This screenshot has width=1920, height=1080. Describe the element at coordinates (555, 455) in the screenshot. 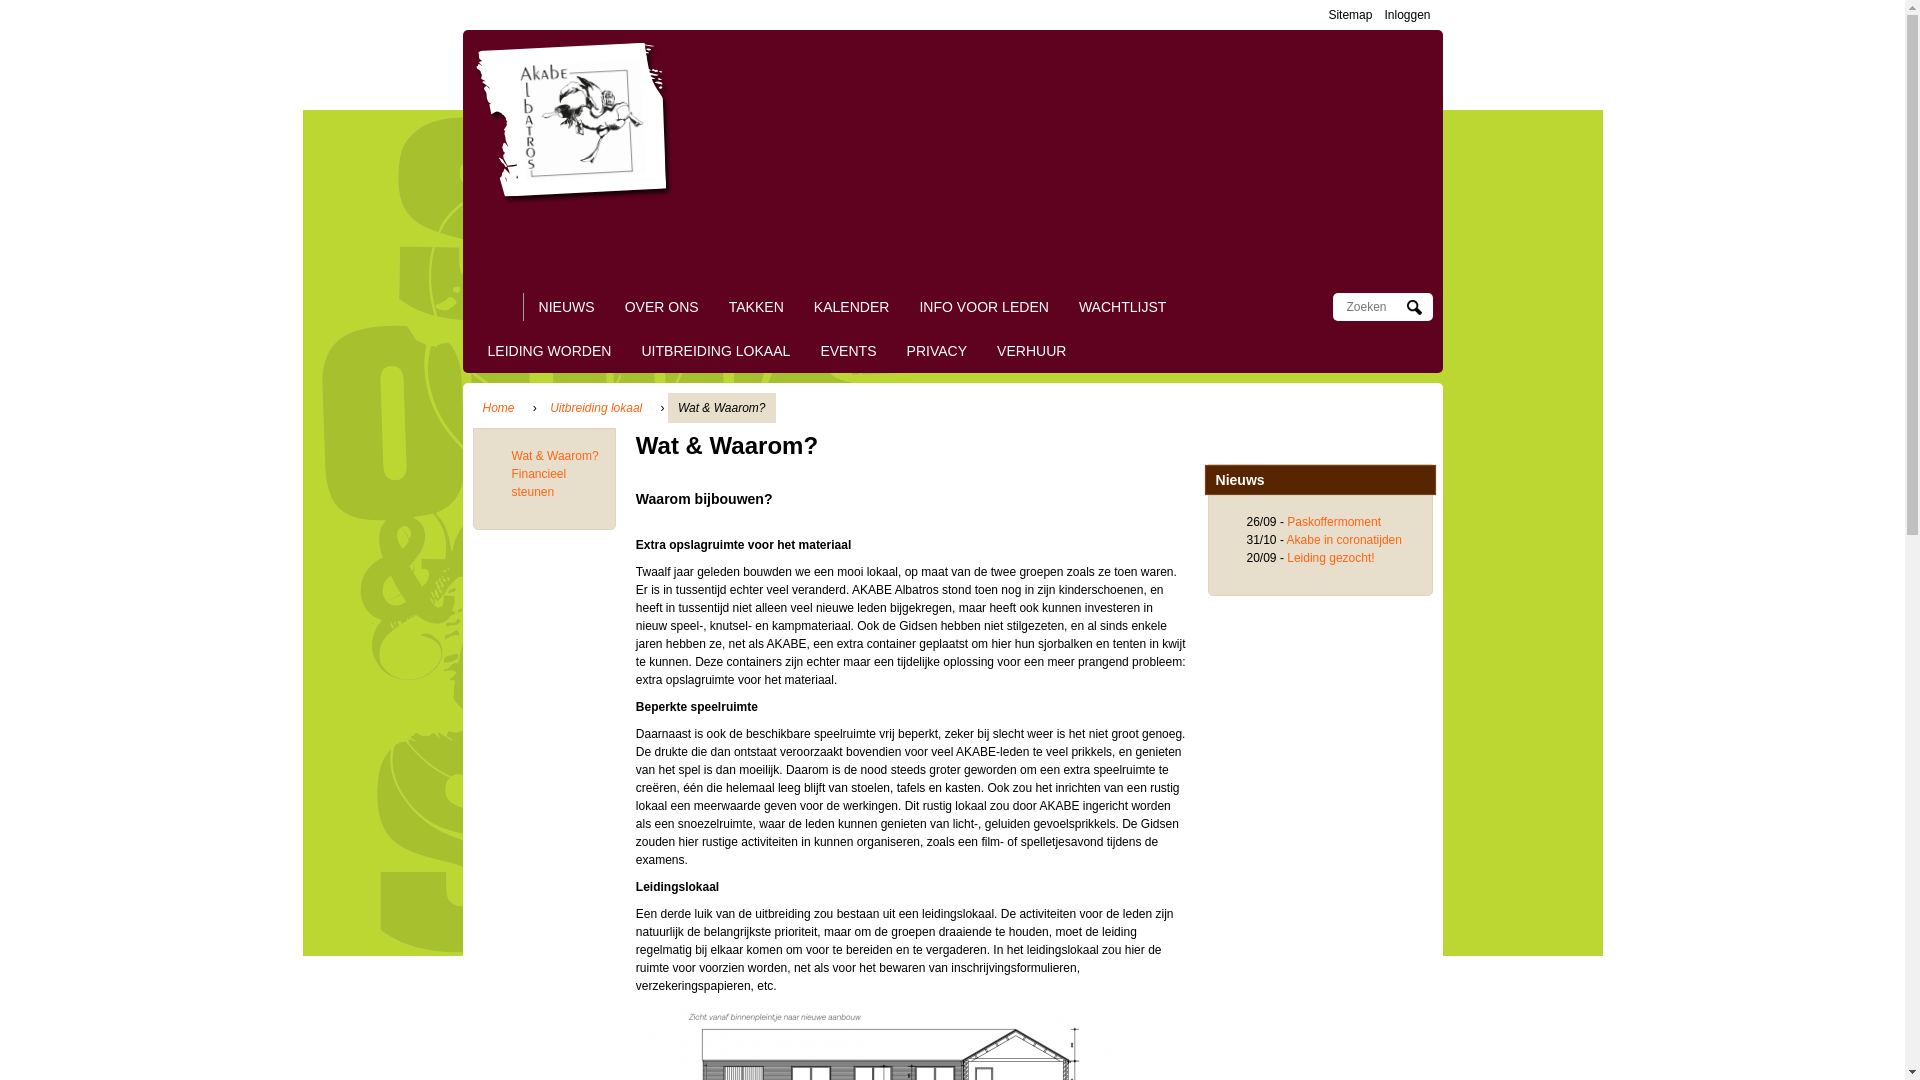

I see `'Wat & Waarom?'` at that location.